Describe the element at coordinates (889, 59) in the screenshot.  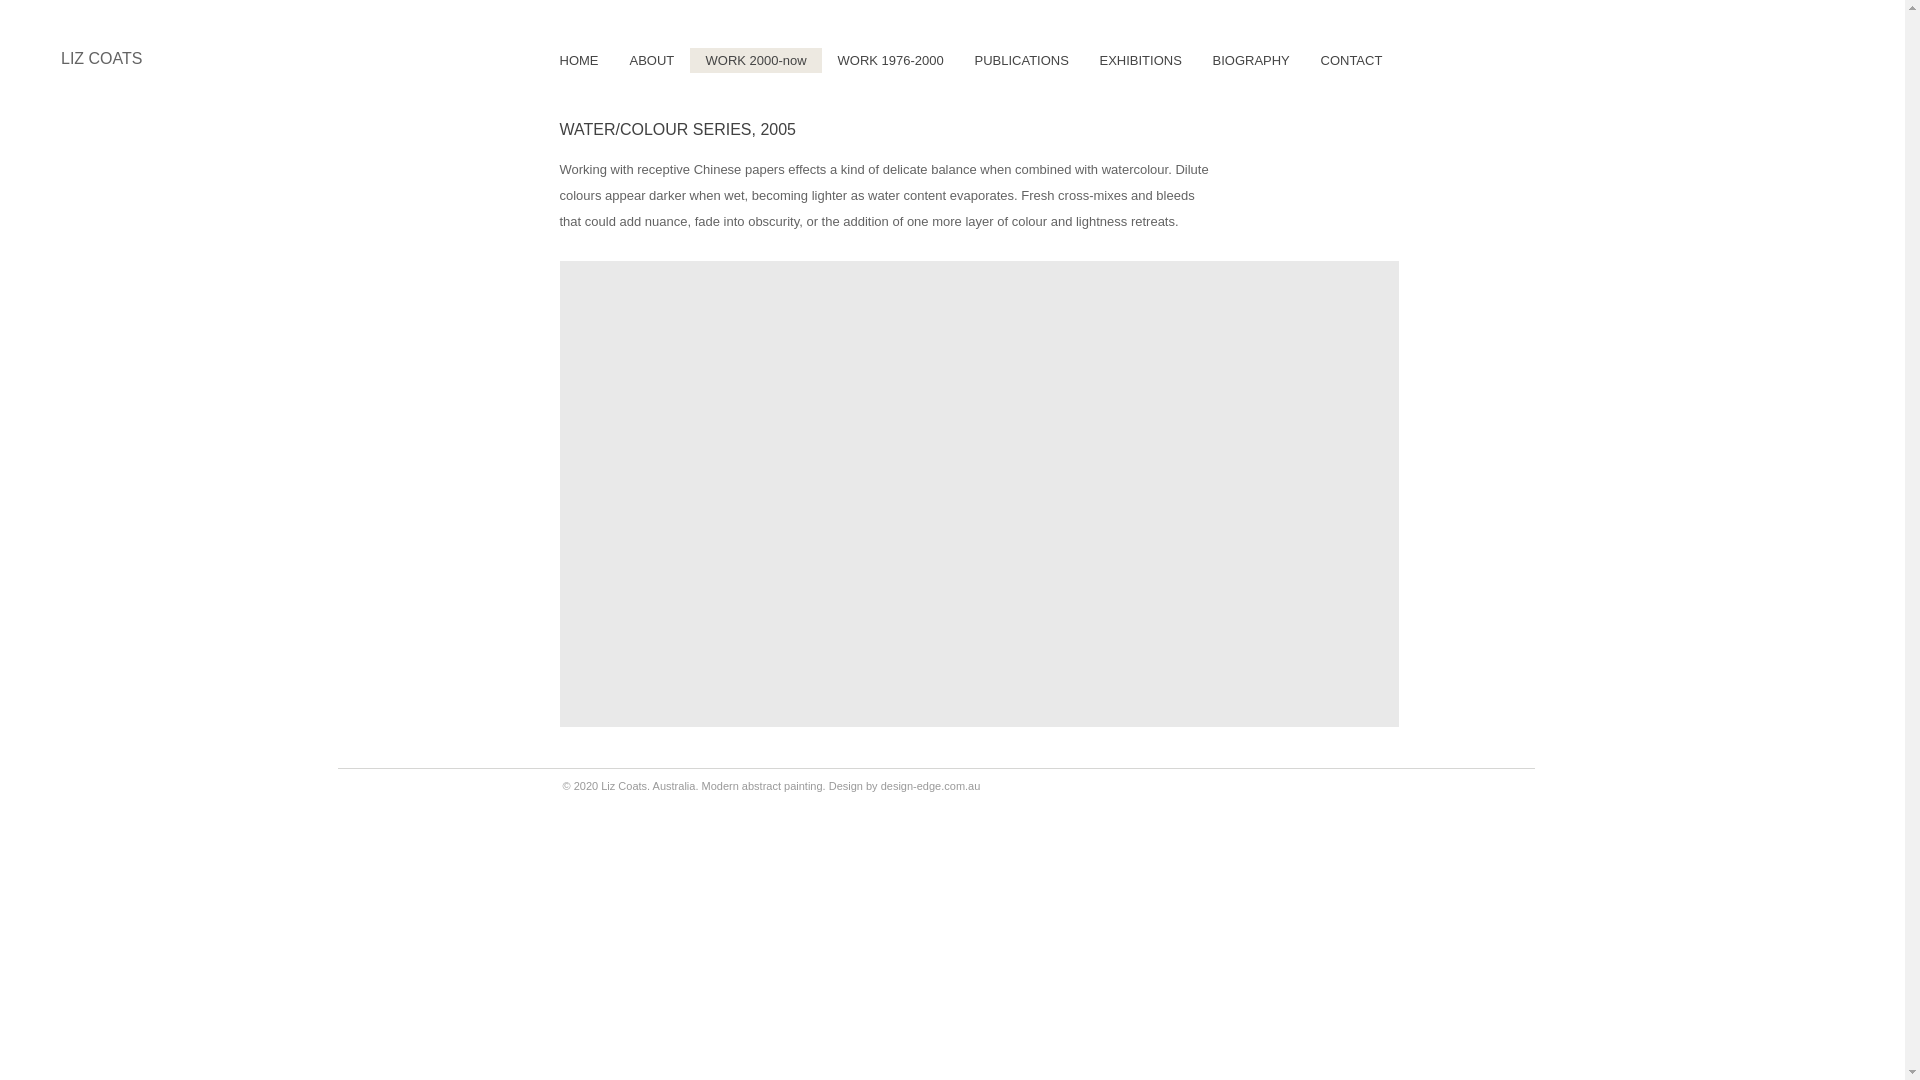
I see `'WORK 1976-2000'` at that location.